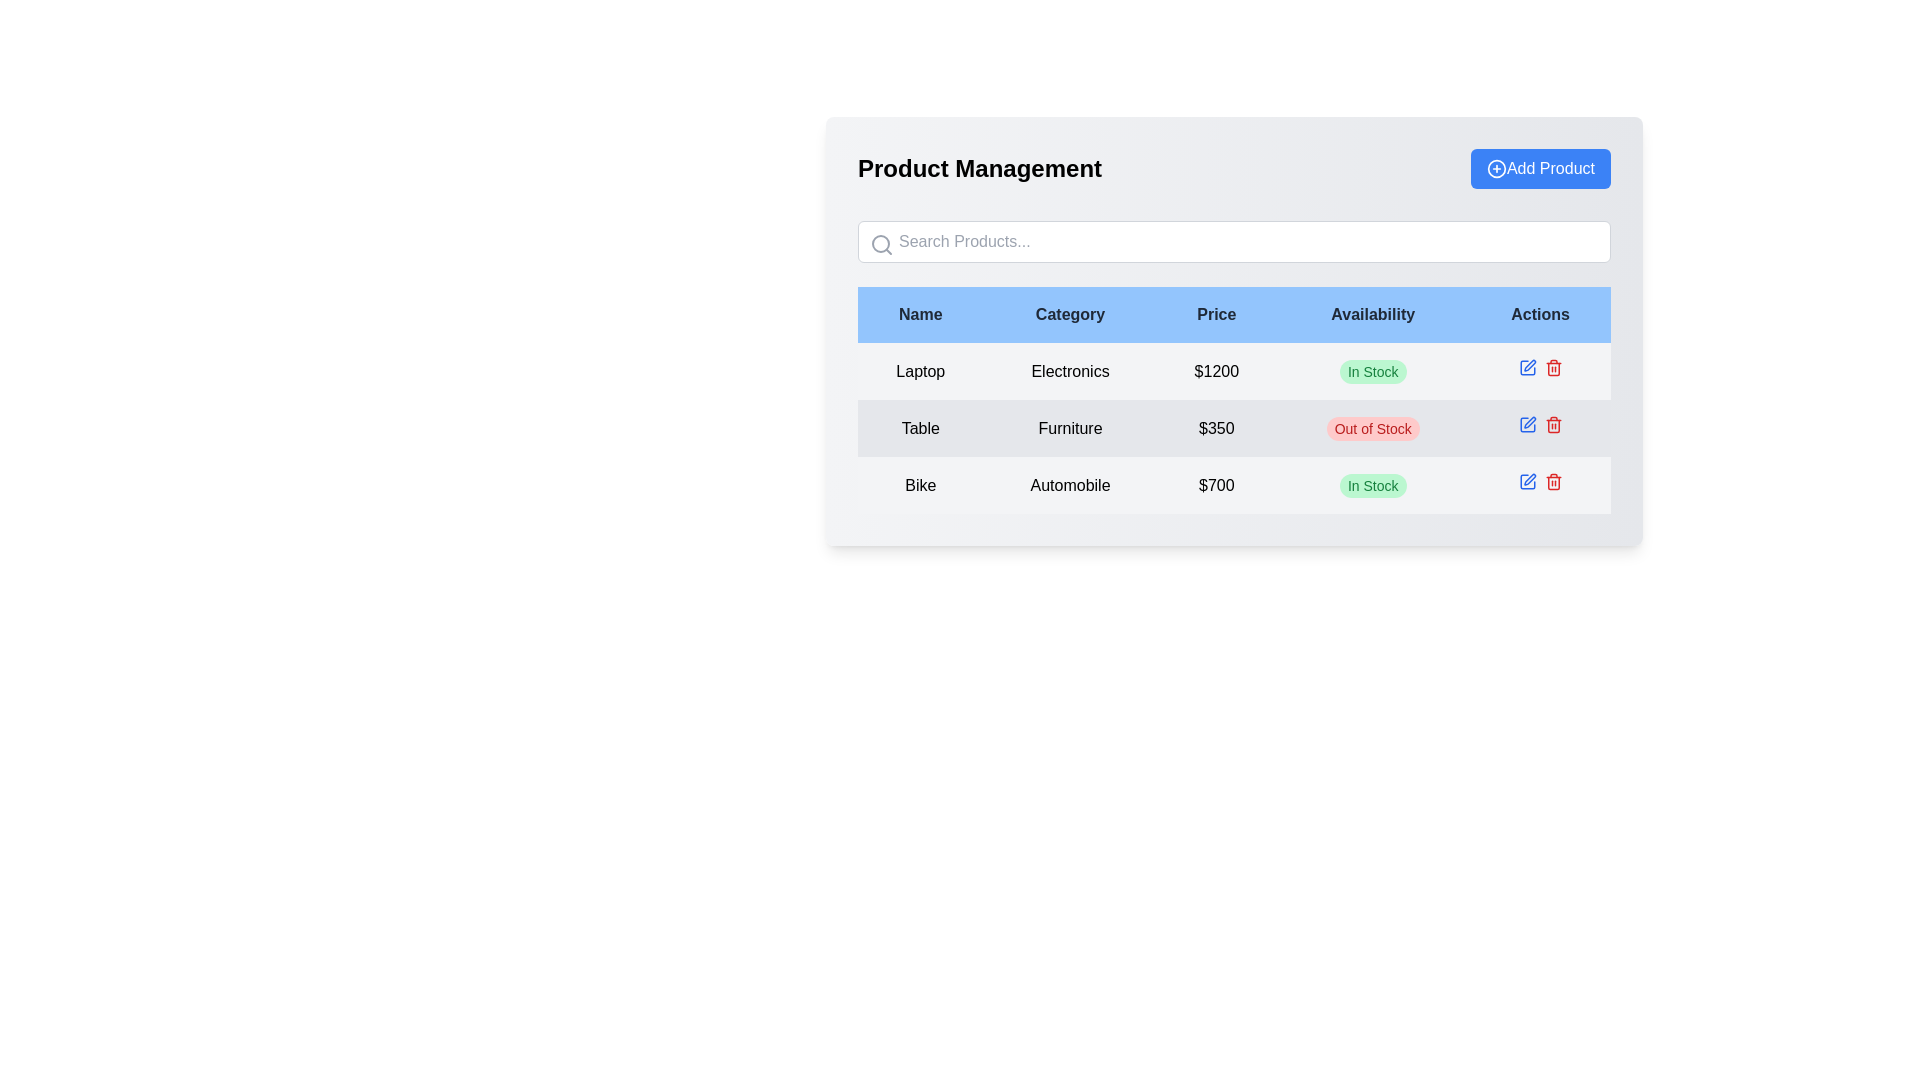 The height and width of the screenshot is (1080, 1920). What do you see at coordinates (1215, 371) in the screenshot?
I see `the text element displaying the price '$1200' in the first row and third column of the table under the 'Price' header` at bounding box center [1215, 371].